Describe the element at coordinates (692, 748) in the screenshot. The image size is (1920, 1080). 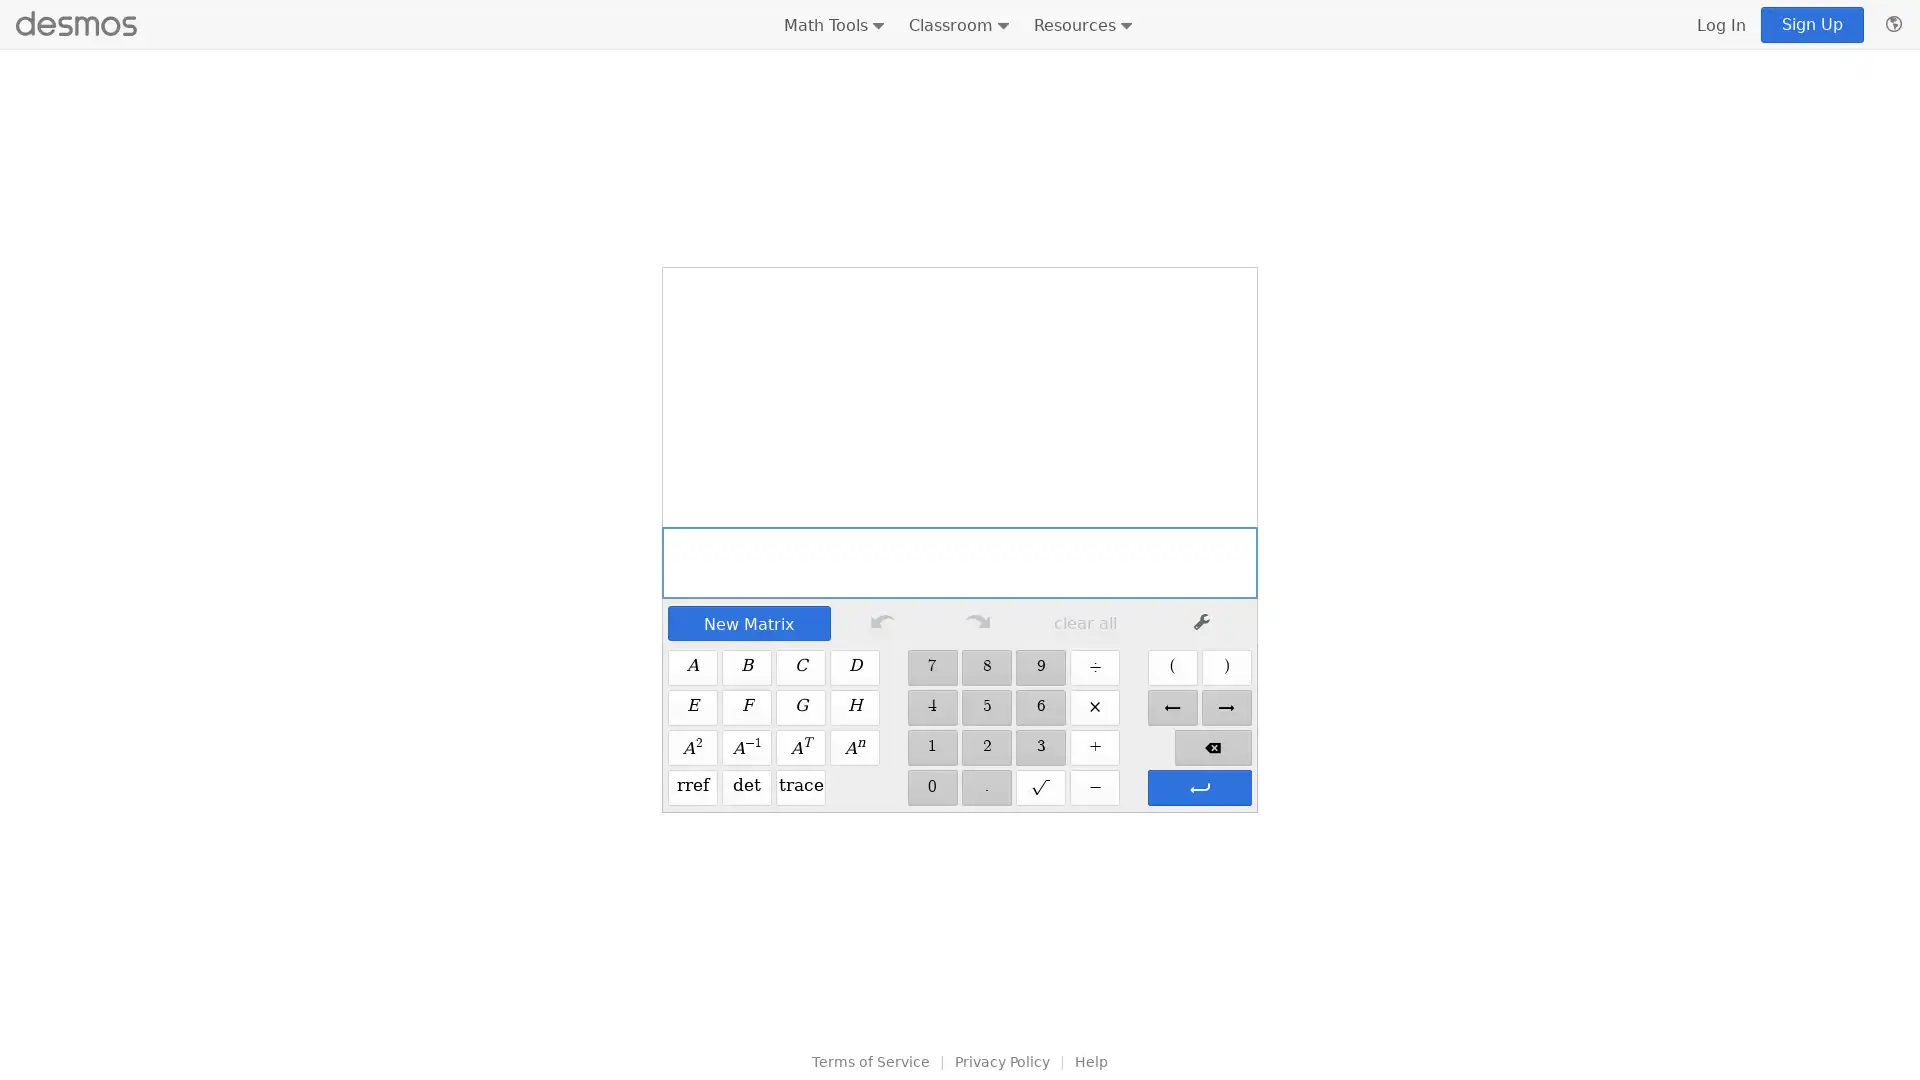
I see `Squared` at that location.